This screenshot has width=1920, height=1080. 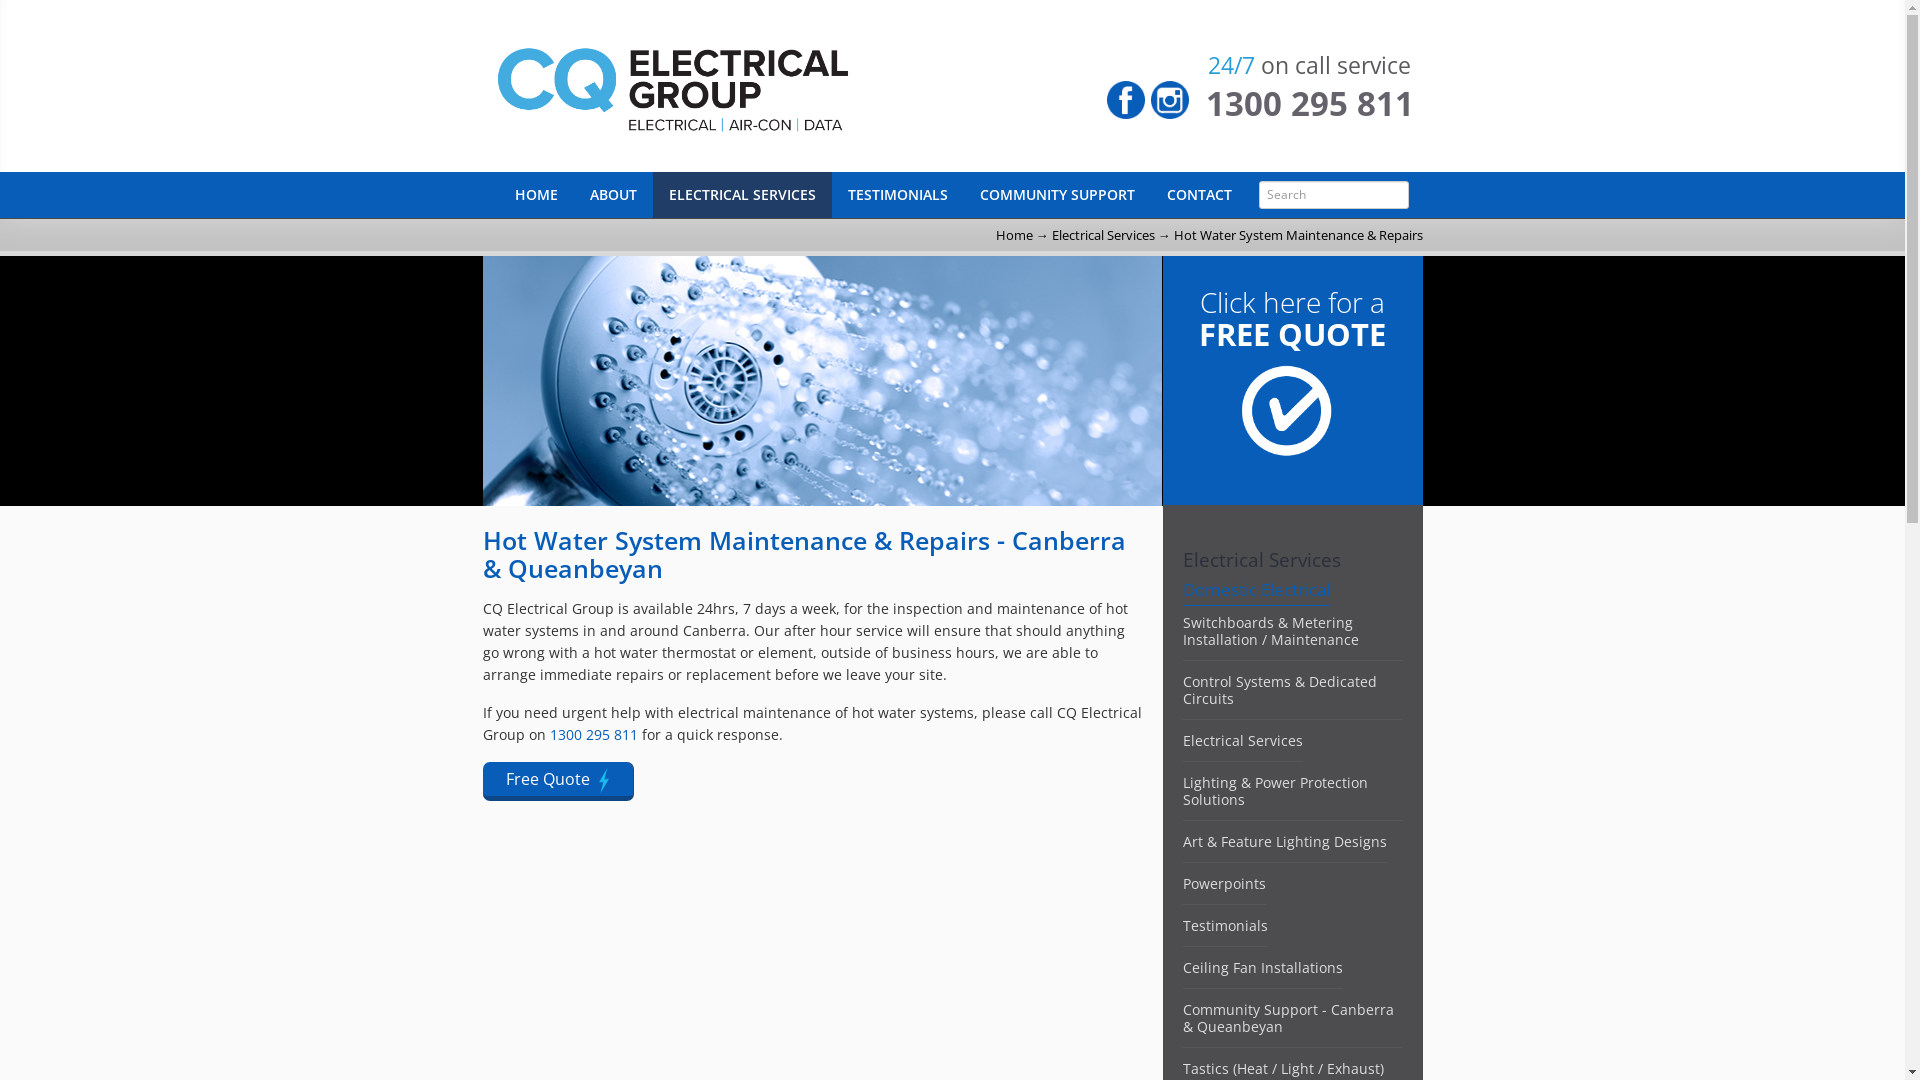 I want to click on 'Home', so click(x=751, y=84).